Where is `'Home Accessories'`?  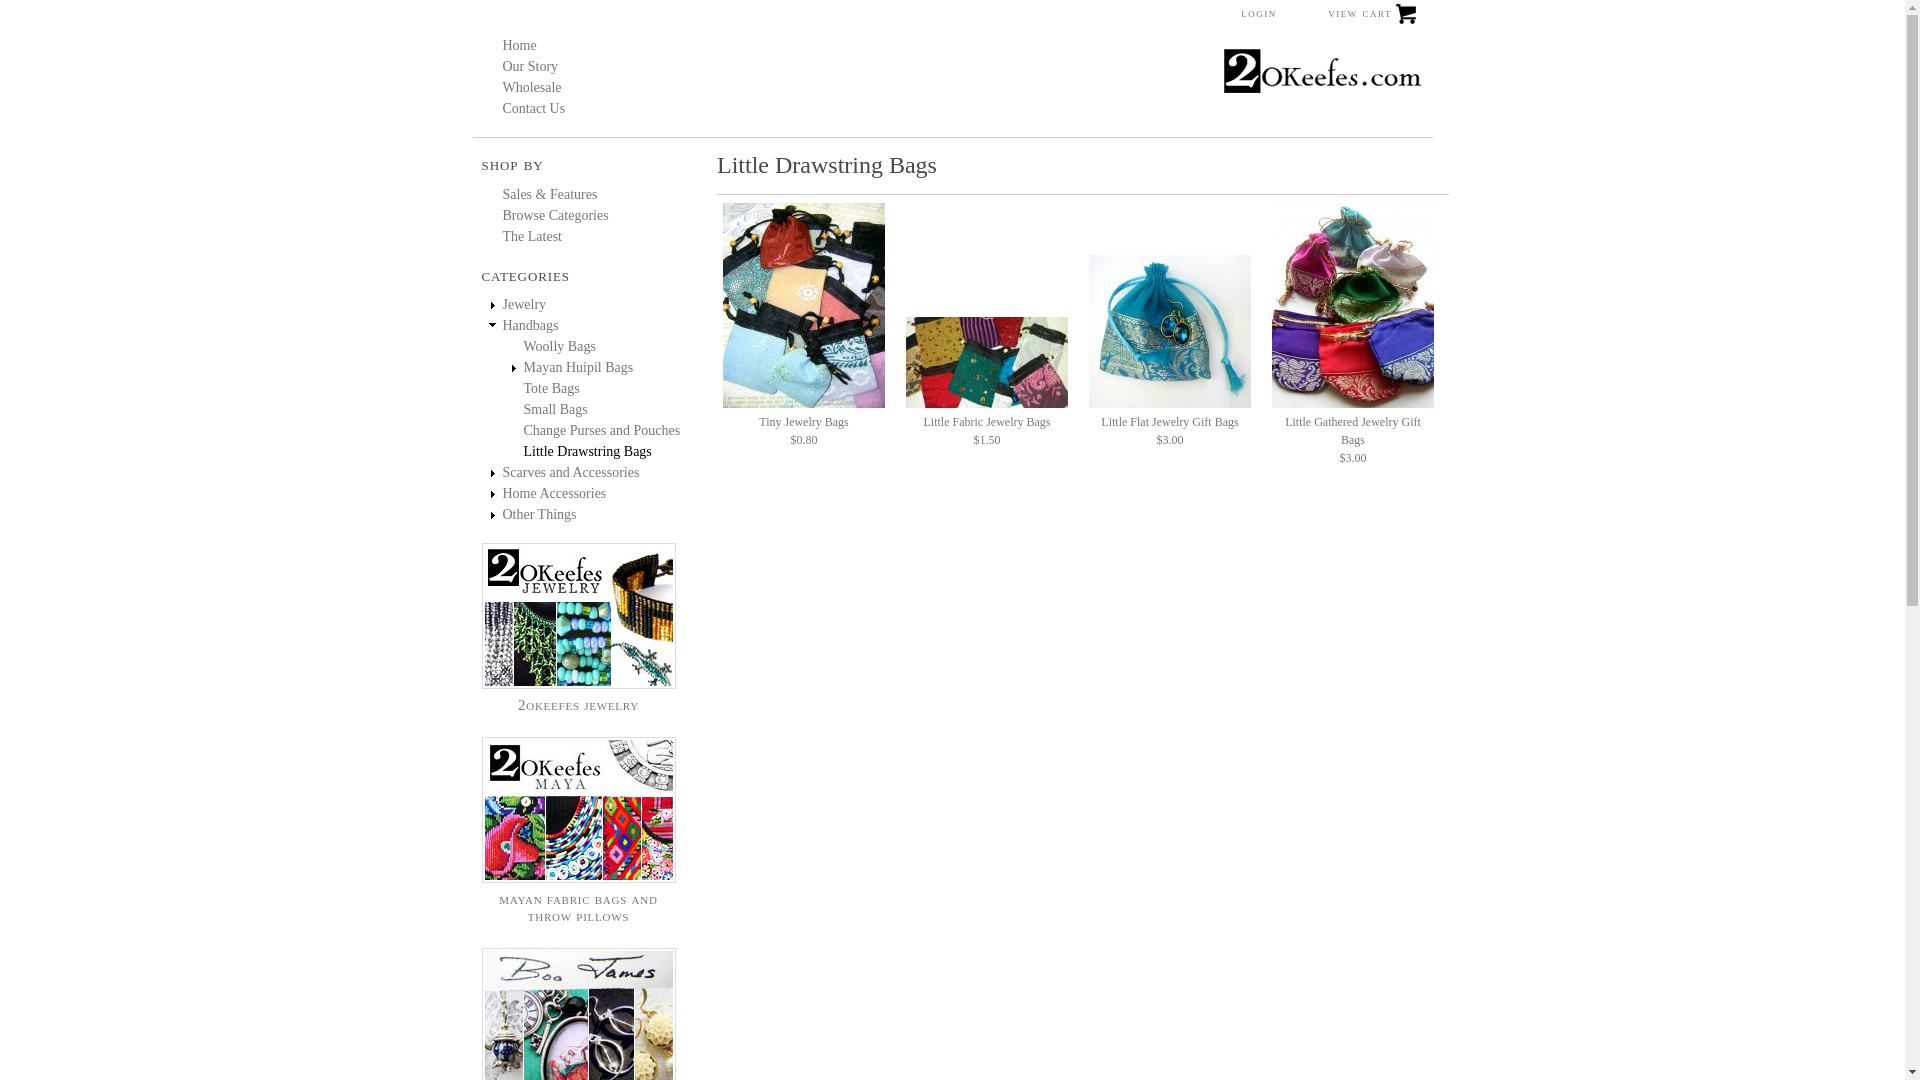 'Home Accessories' is located at coordinates (553, 493).